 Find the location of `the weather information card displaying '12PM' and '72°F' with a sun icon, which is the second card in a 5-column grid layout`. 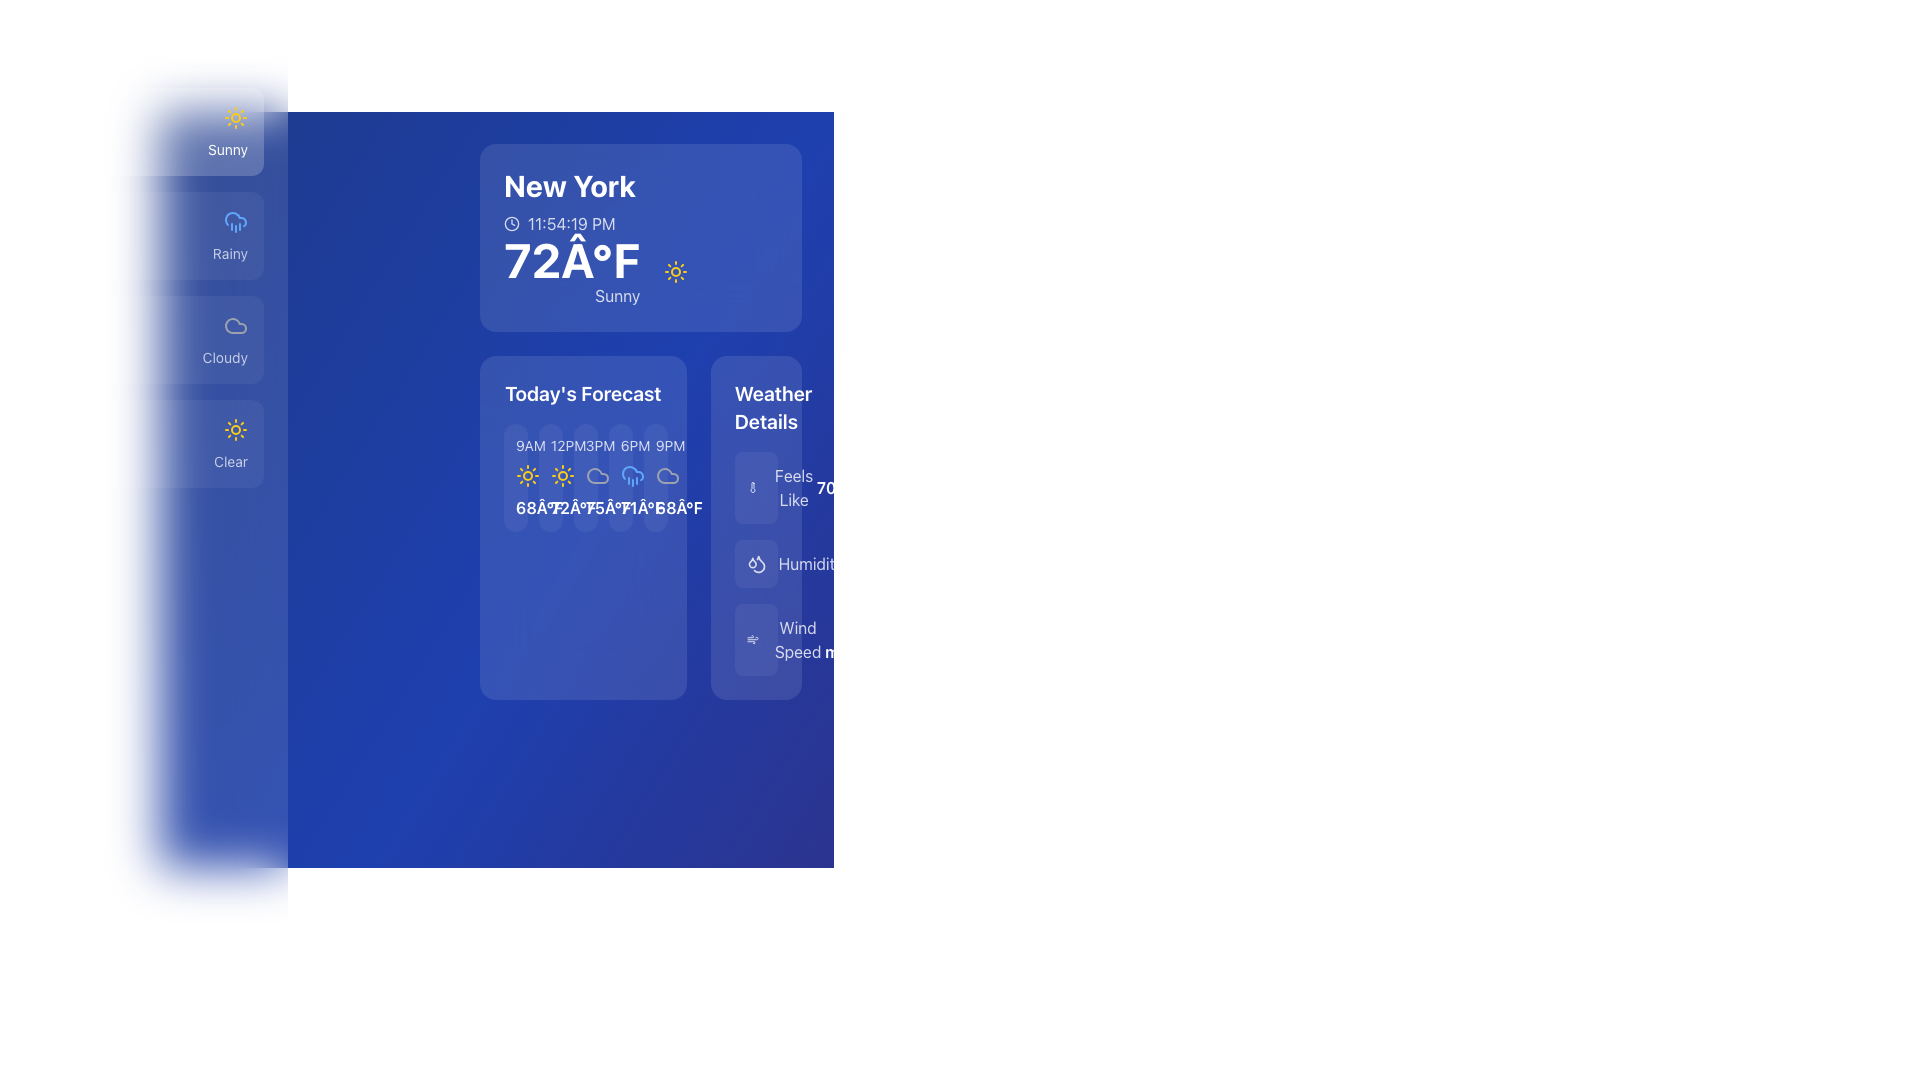

the weather information card displaying '12PM' and '72°F' with a sun icon, which is the second card in a 5-column grid layout is located at coordinates (550, 478).